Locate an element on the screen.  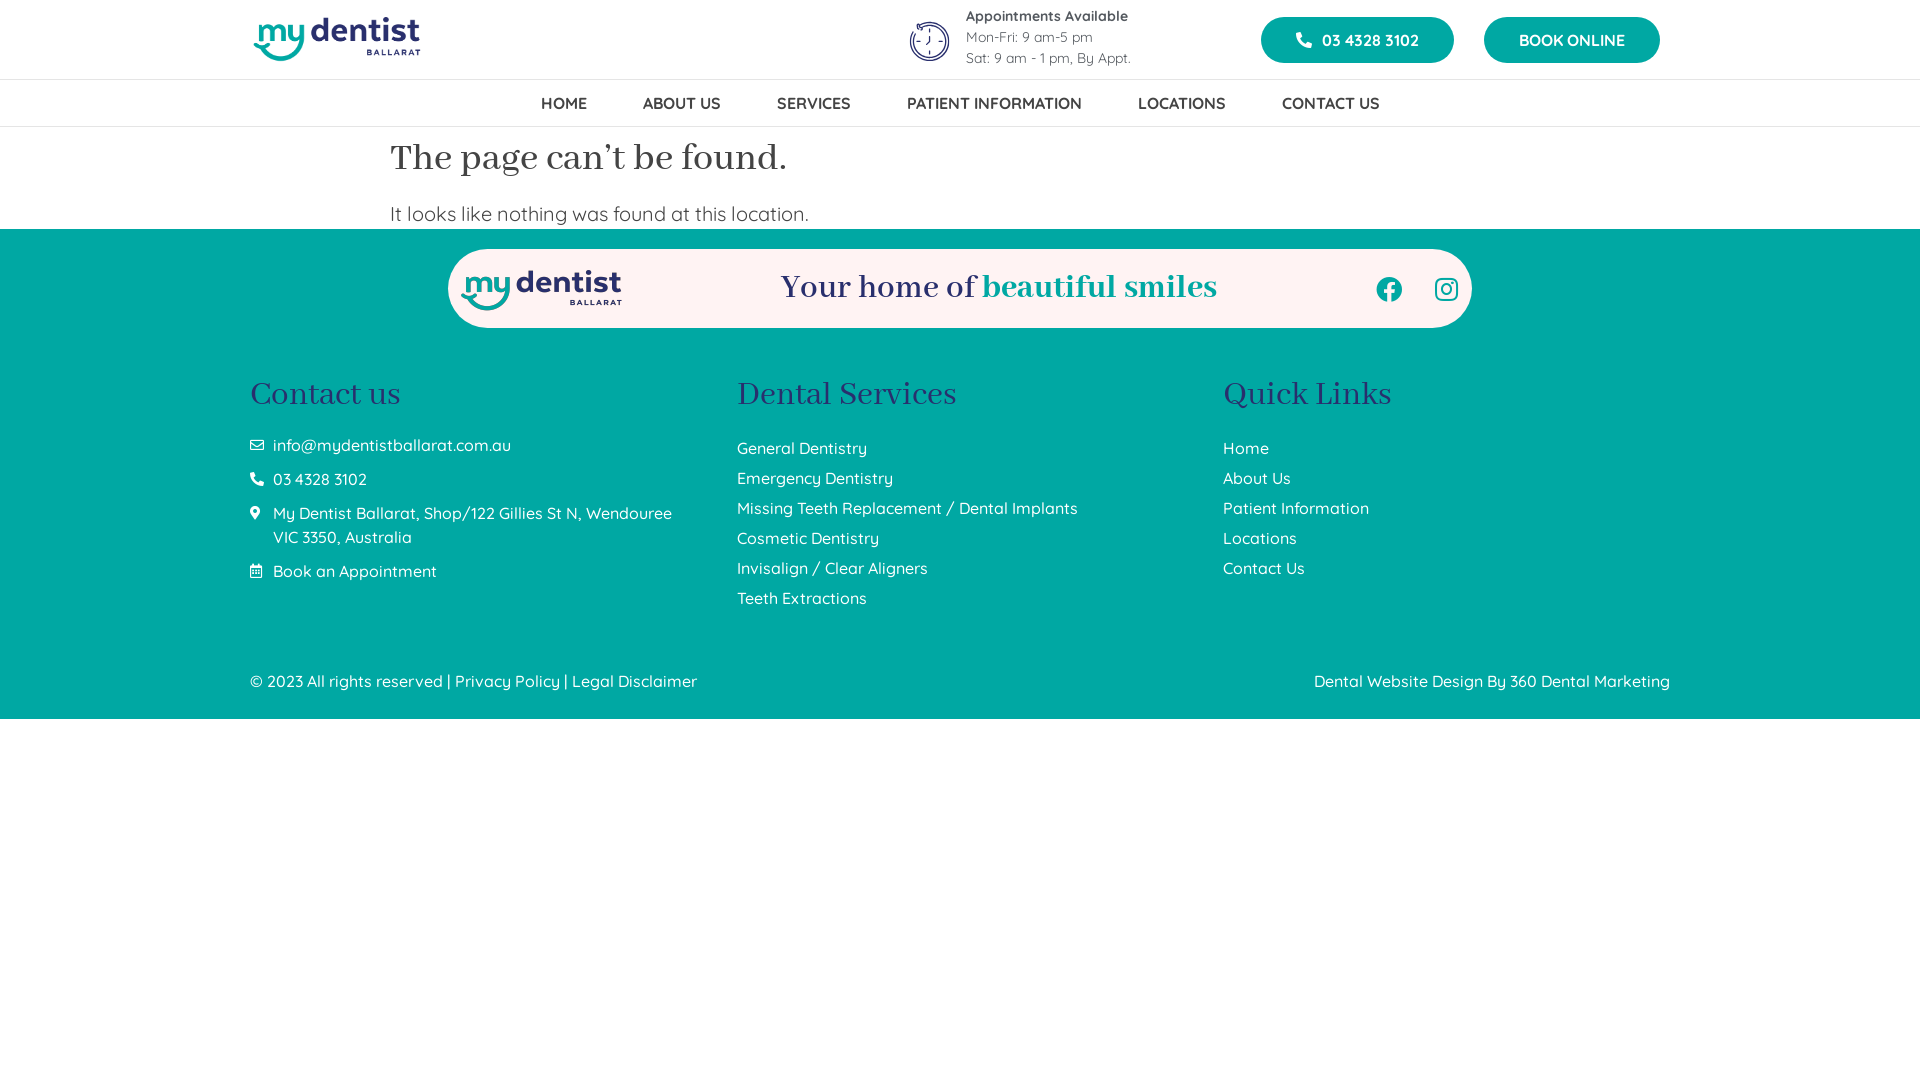
'Dental Website Design By' is located at coordinates (1410, 680).